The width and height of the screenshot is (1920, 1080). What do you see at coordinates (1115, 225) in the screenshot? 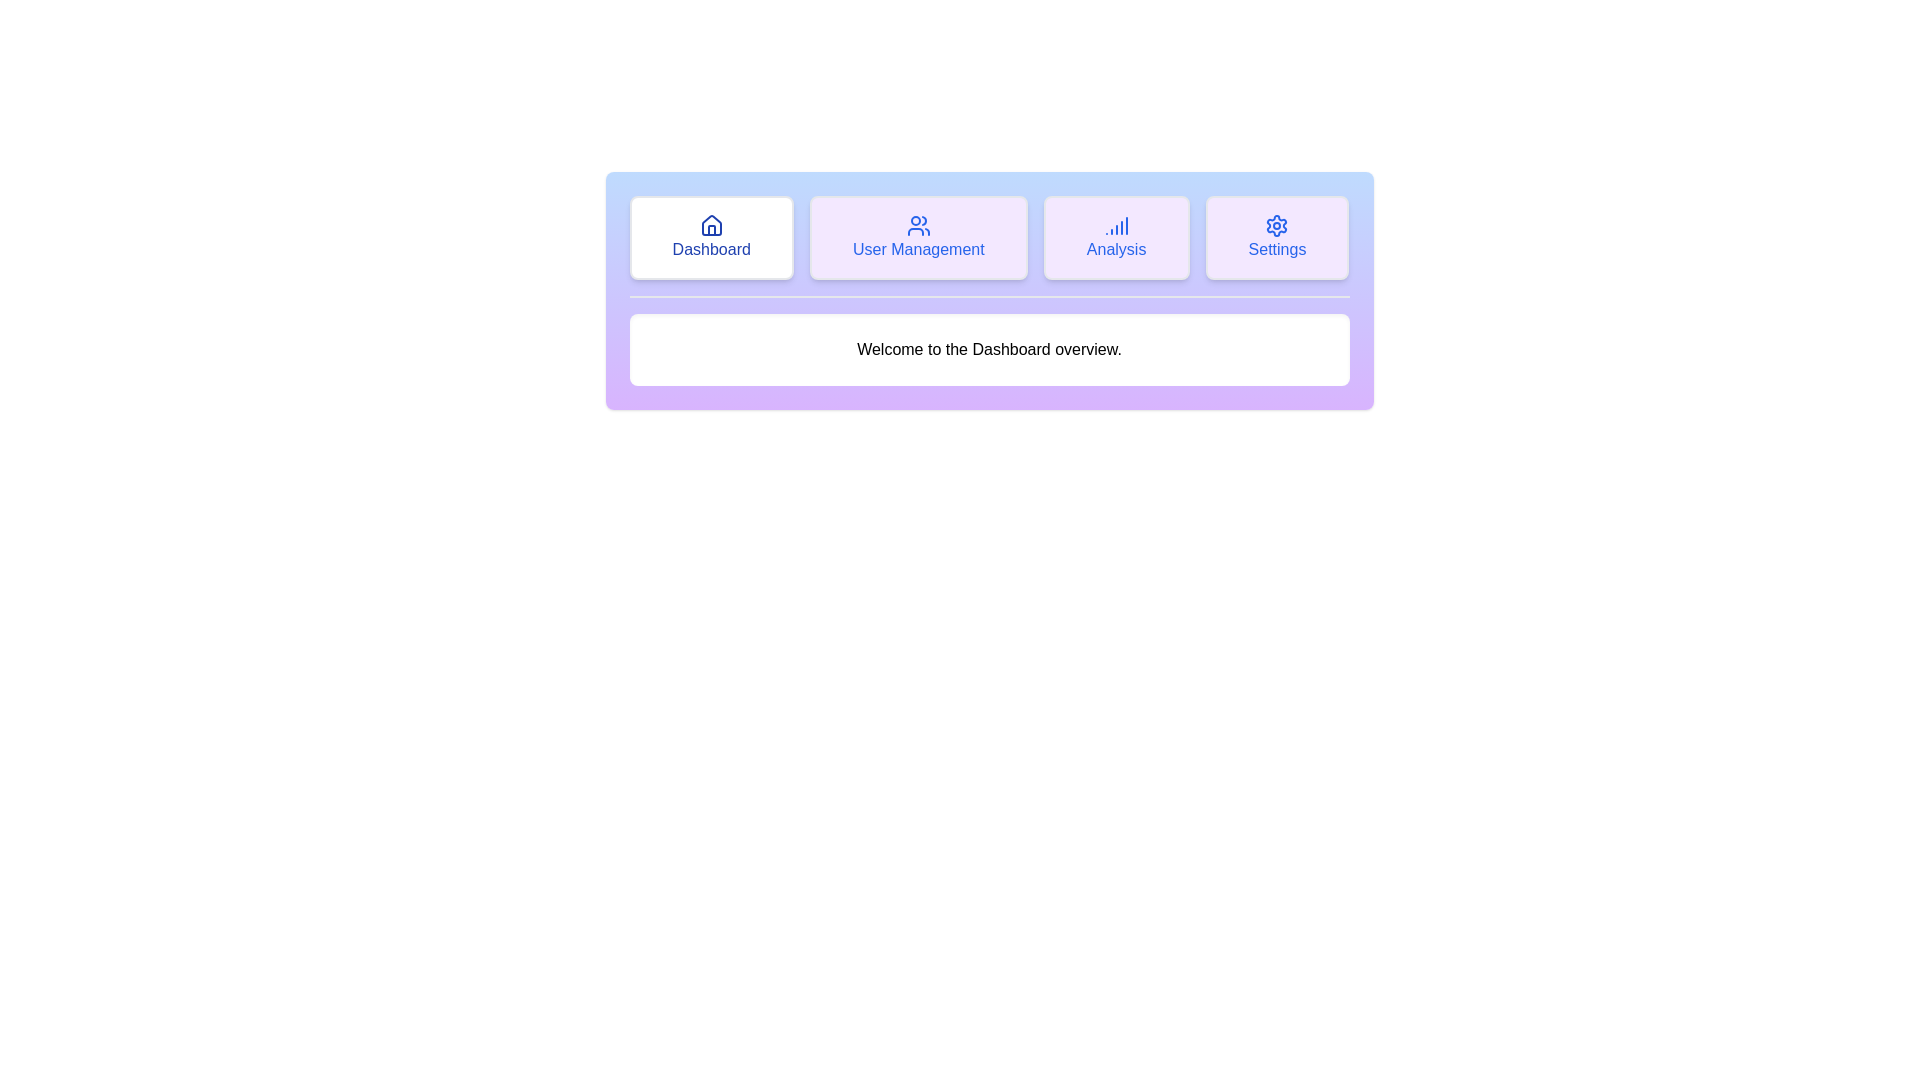
I see `the 'Analysis' button which contains the signal strength icon, positioned as the topmost and centered item inside the button` at bounding box center [1115, 225].